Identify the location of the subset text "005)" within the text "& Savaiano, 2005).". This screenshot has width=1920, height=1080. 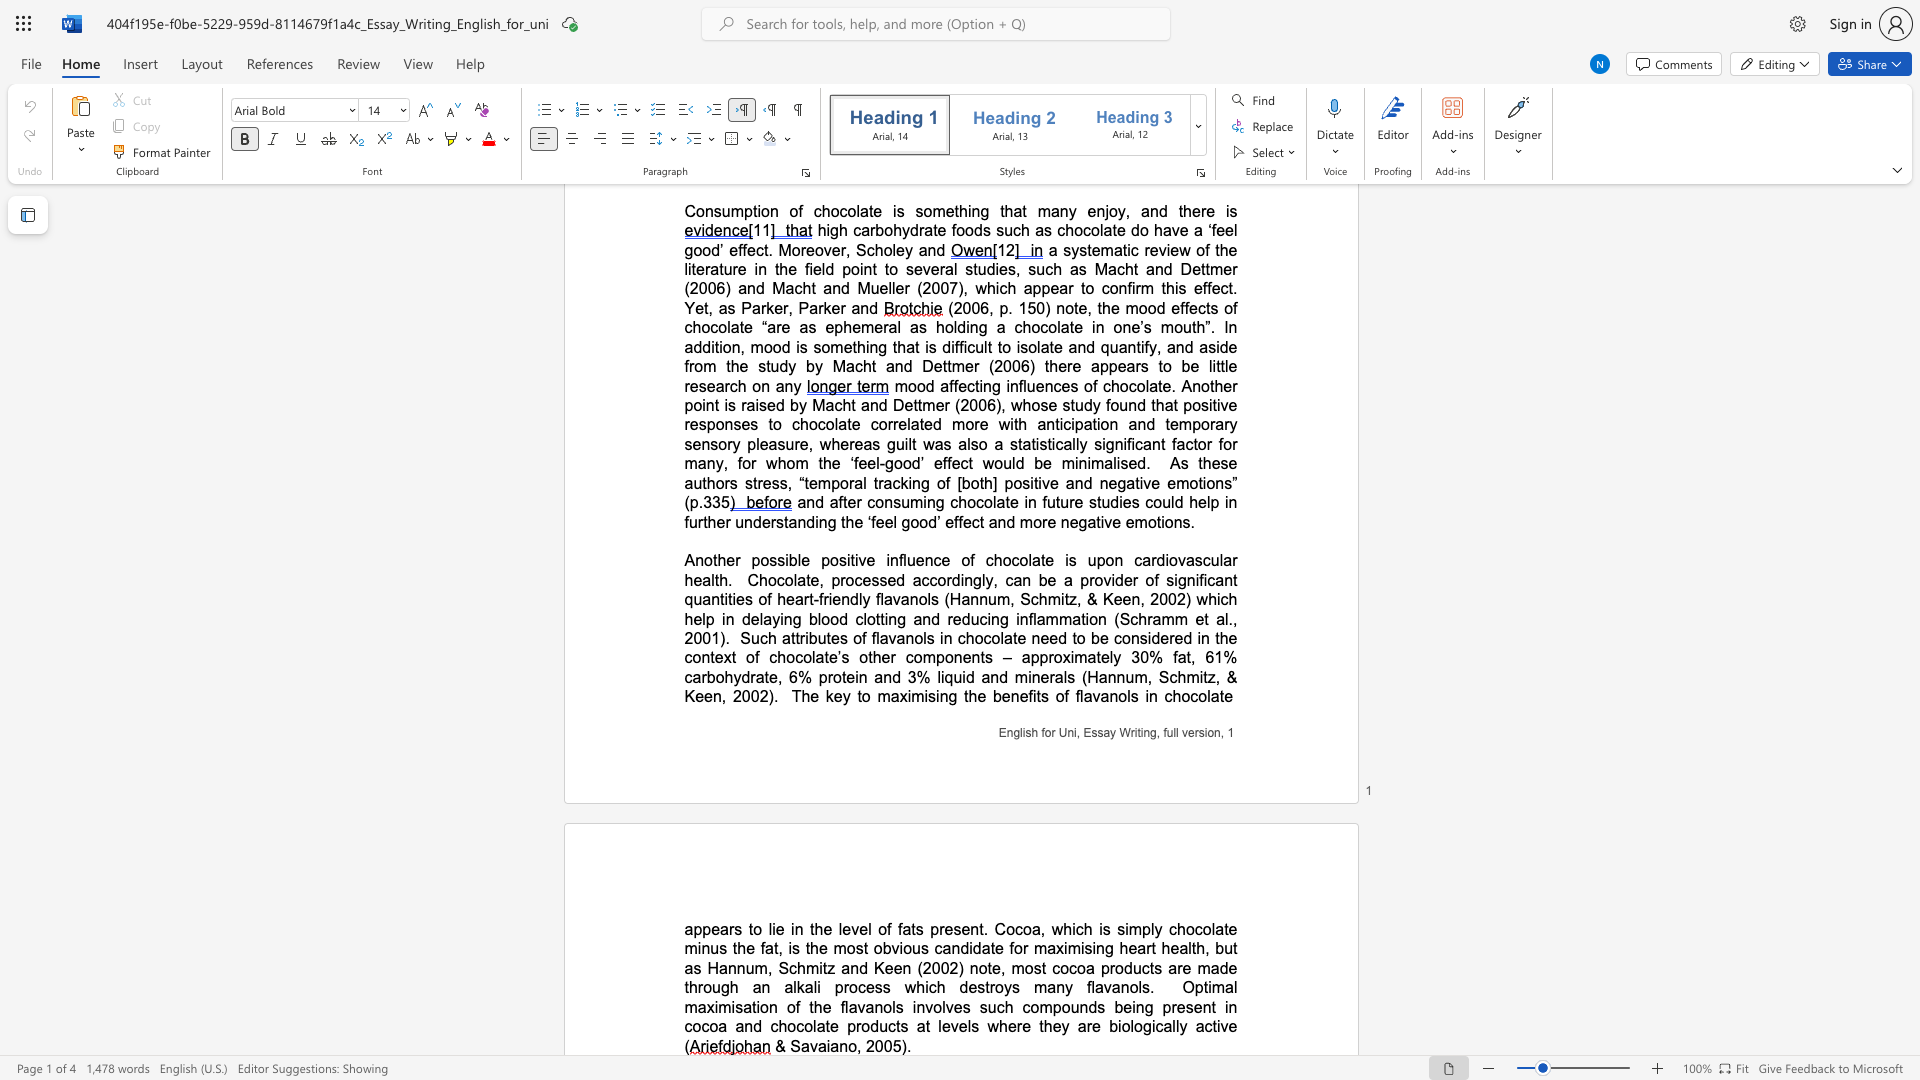
(874, 1044).